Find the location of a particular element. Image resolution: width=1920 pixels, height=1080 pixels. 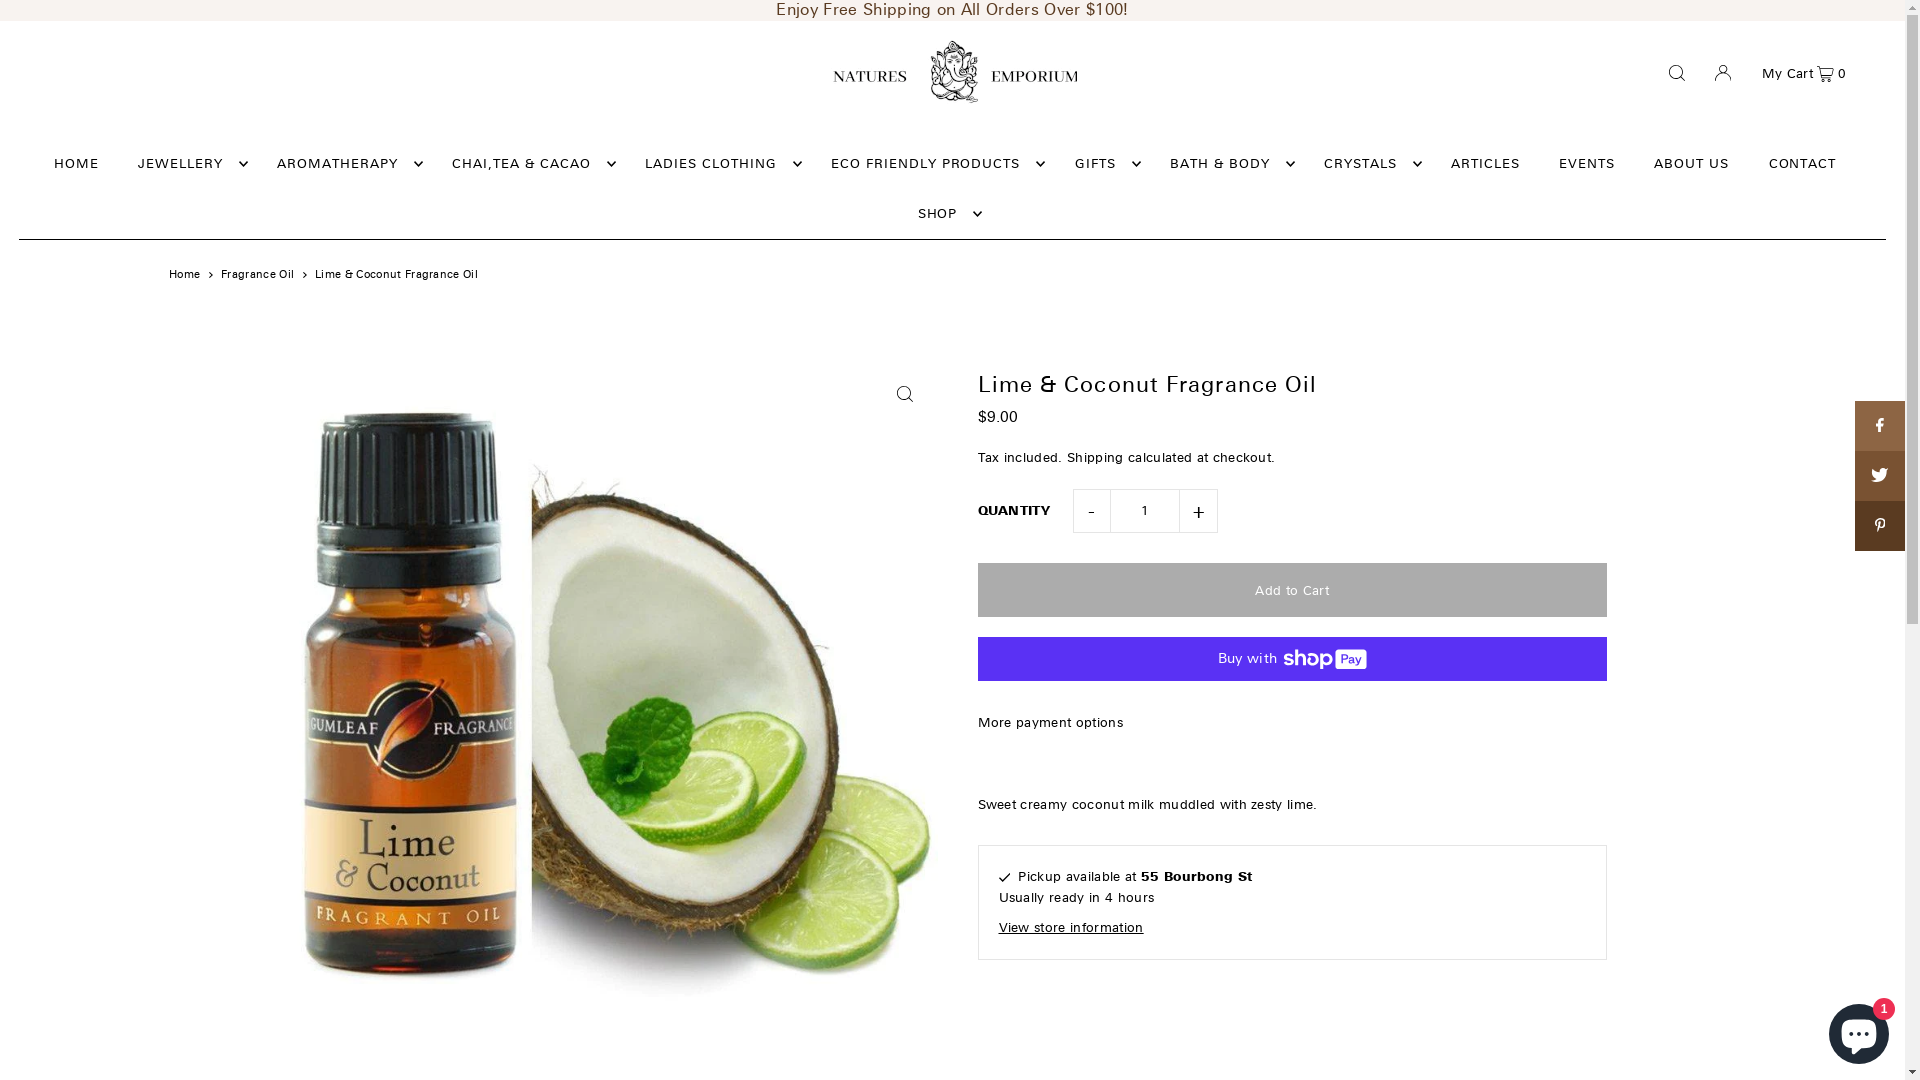

'BATH & BODY' is located at coordinates (1226, 163).